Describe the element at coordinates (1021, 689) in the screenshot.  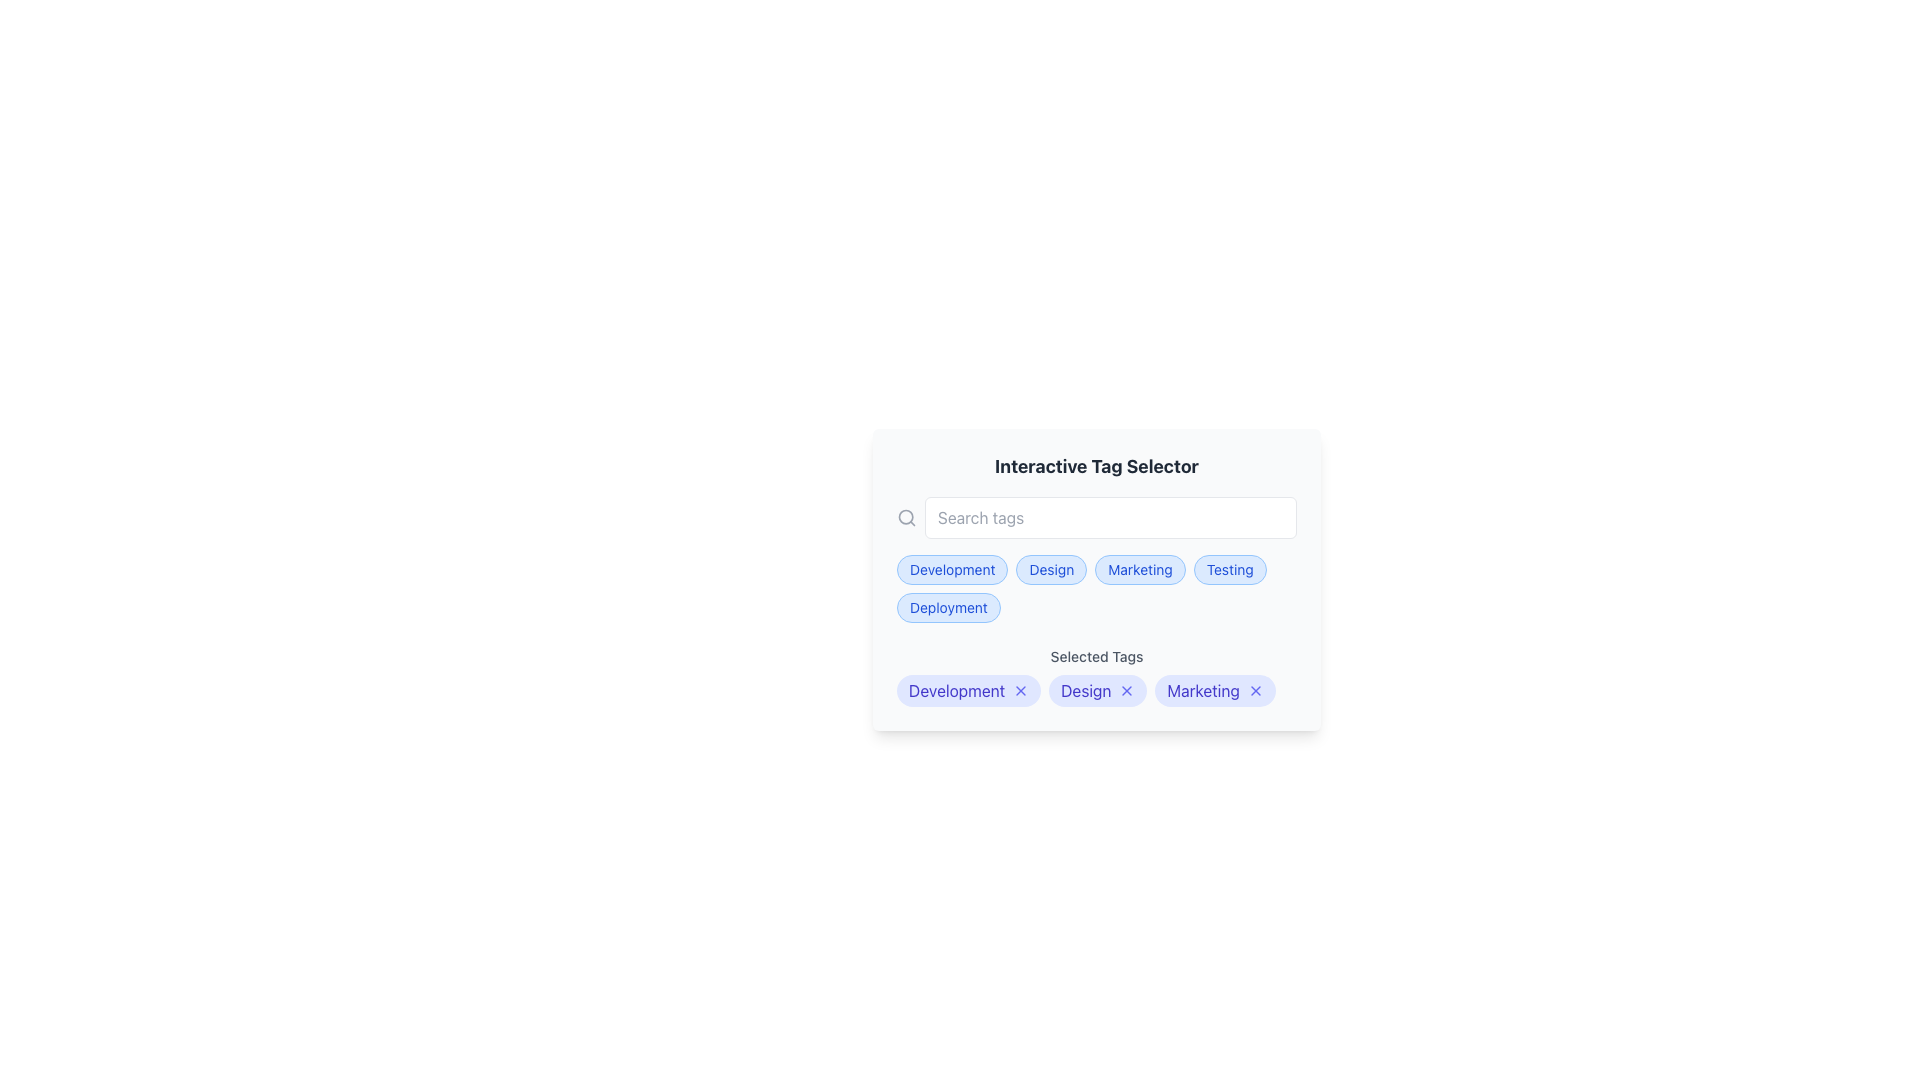
I see `the indigo 'X' button located to the immediate right of the 'Development' tag in the 'Selected Tags' section` at that location.